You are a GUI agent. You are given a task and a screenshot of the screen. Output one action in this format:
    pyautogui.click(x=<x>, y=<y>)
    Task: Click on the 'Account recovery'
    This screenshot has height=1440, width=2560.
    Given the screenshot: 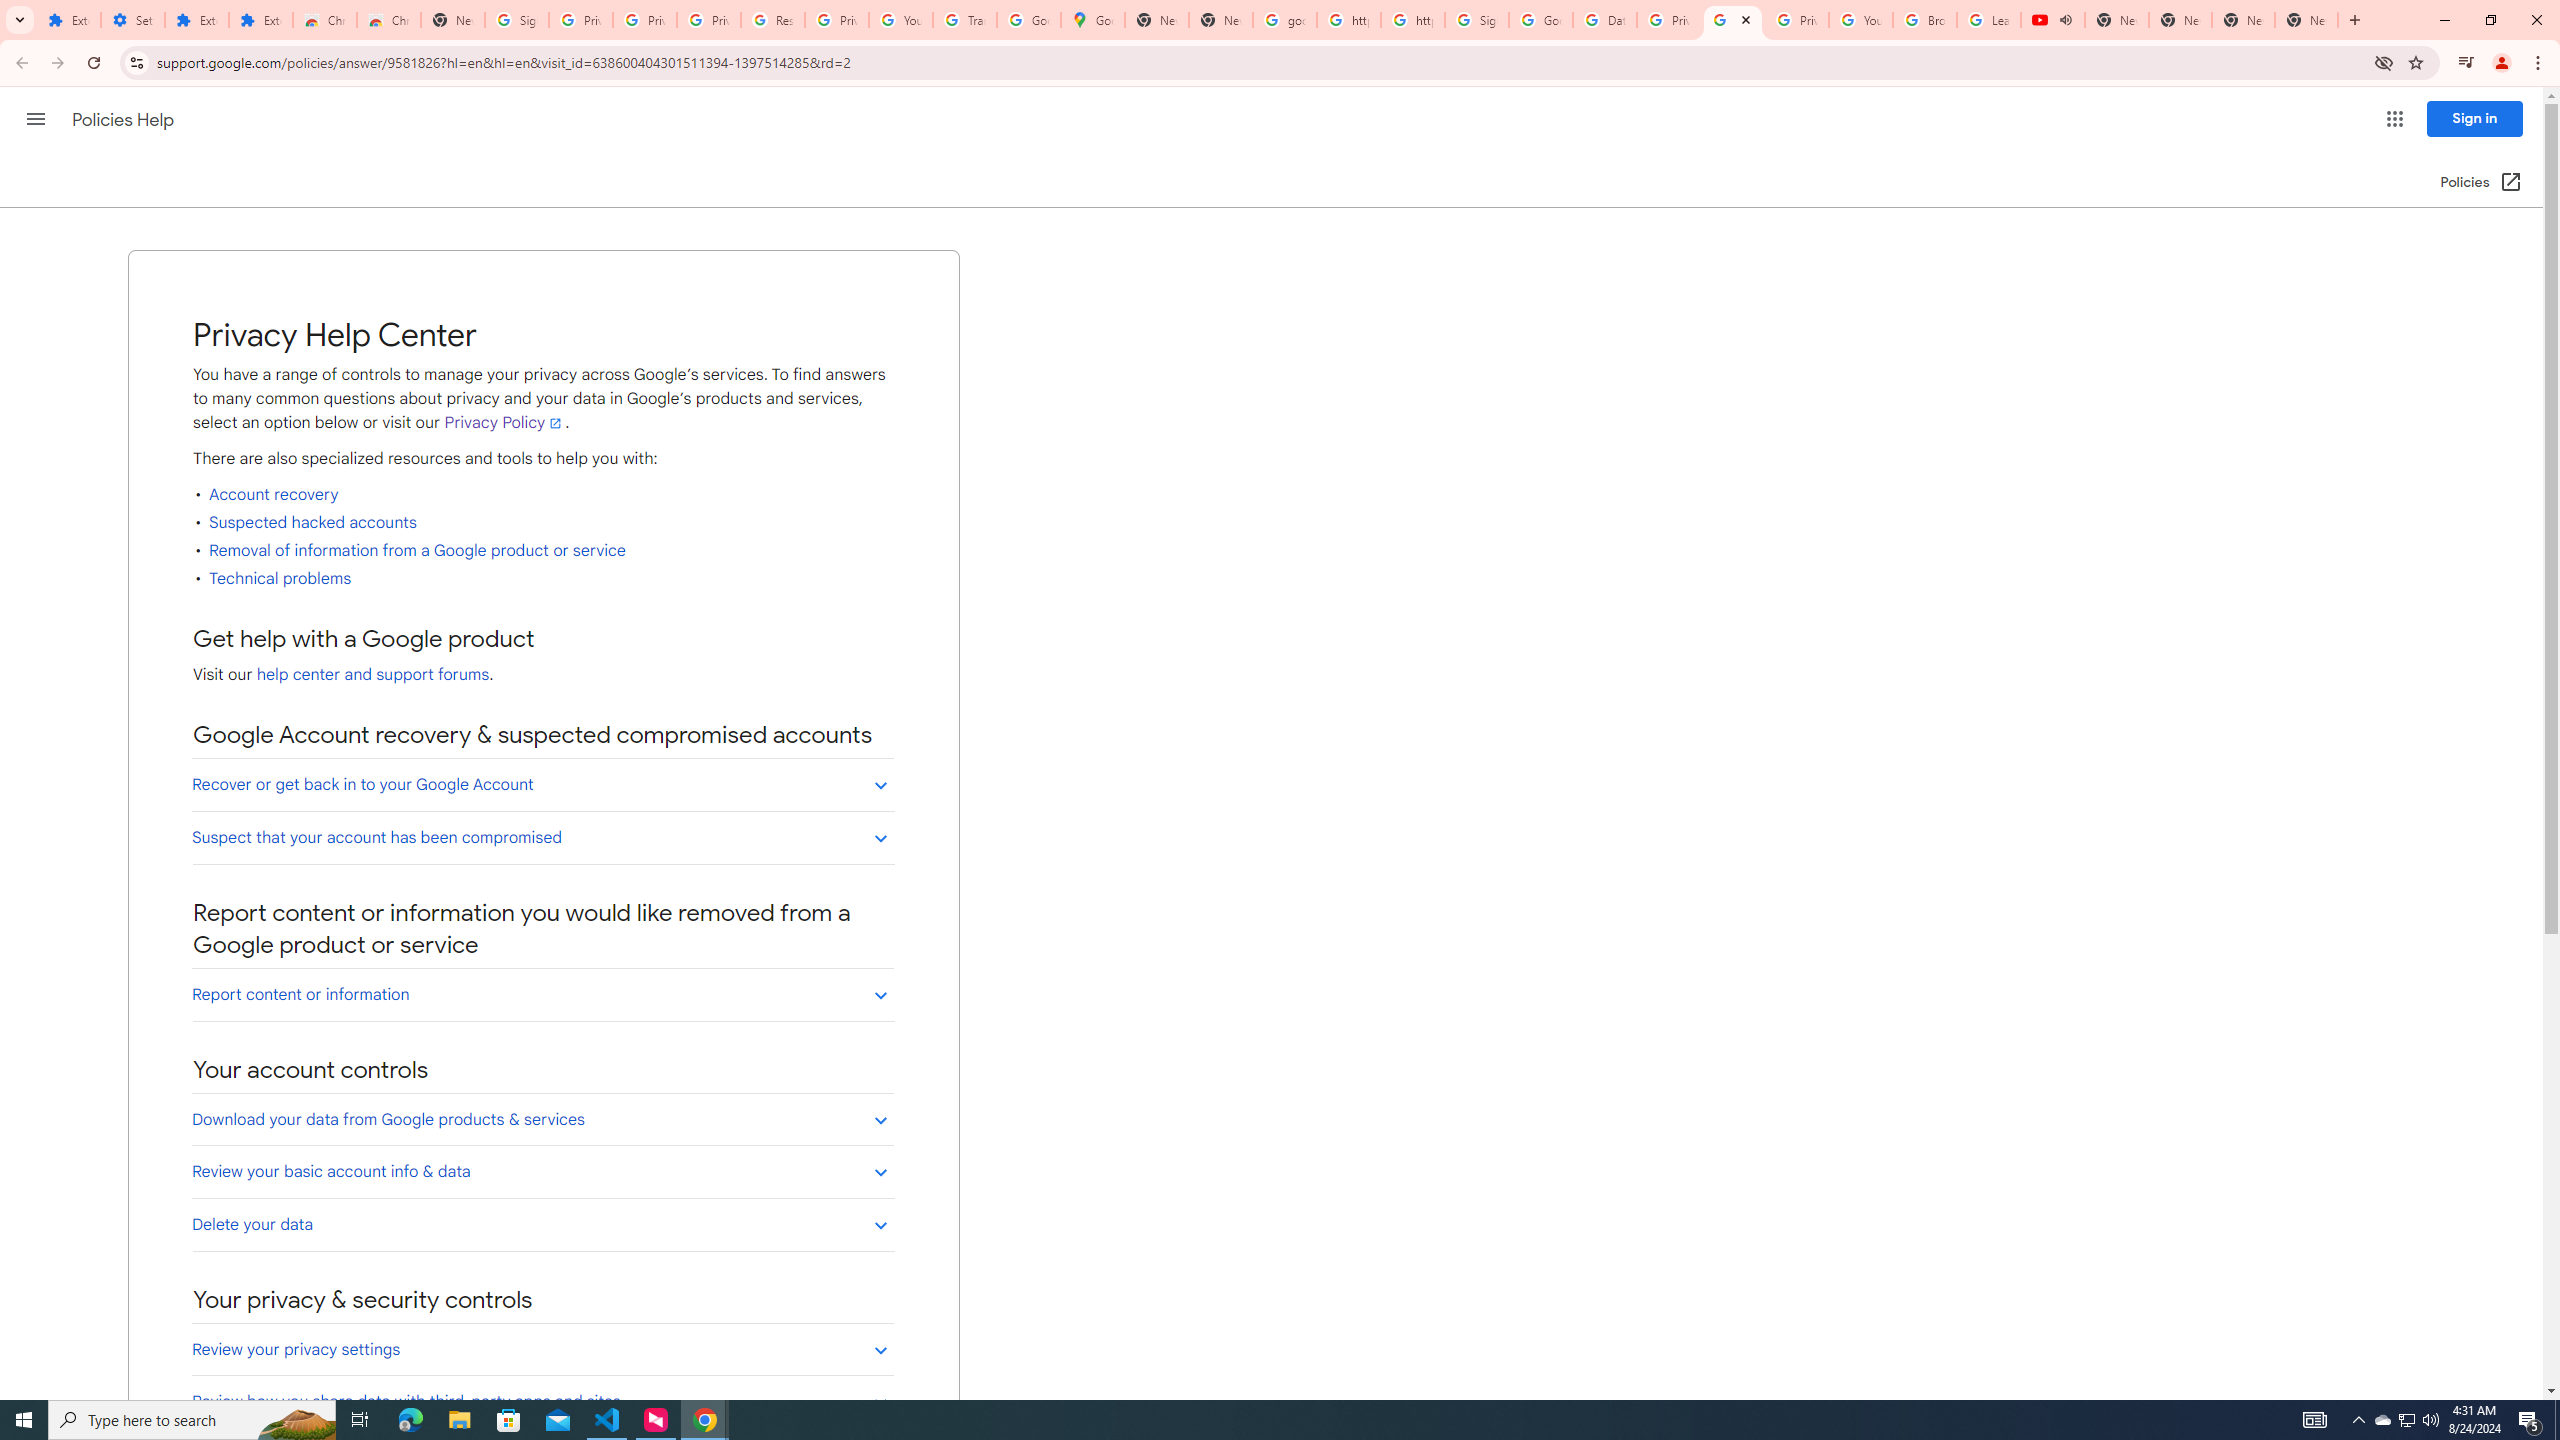 What is the action you would take?
    pyautogui.click(x=273, y=494)
    